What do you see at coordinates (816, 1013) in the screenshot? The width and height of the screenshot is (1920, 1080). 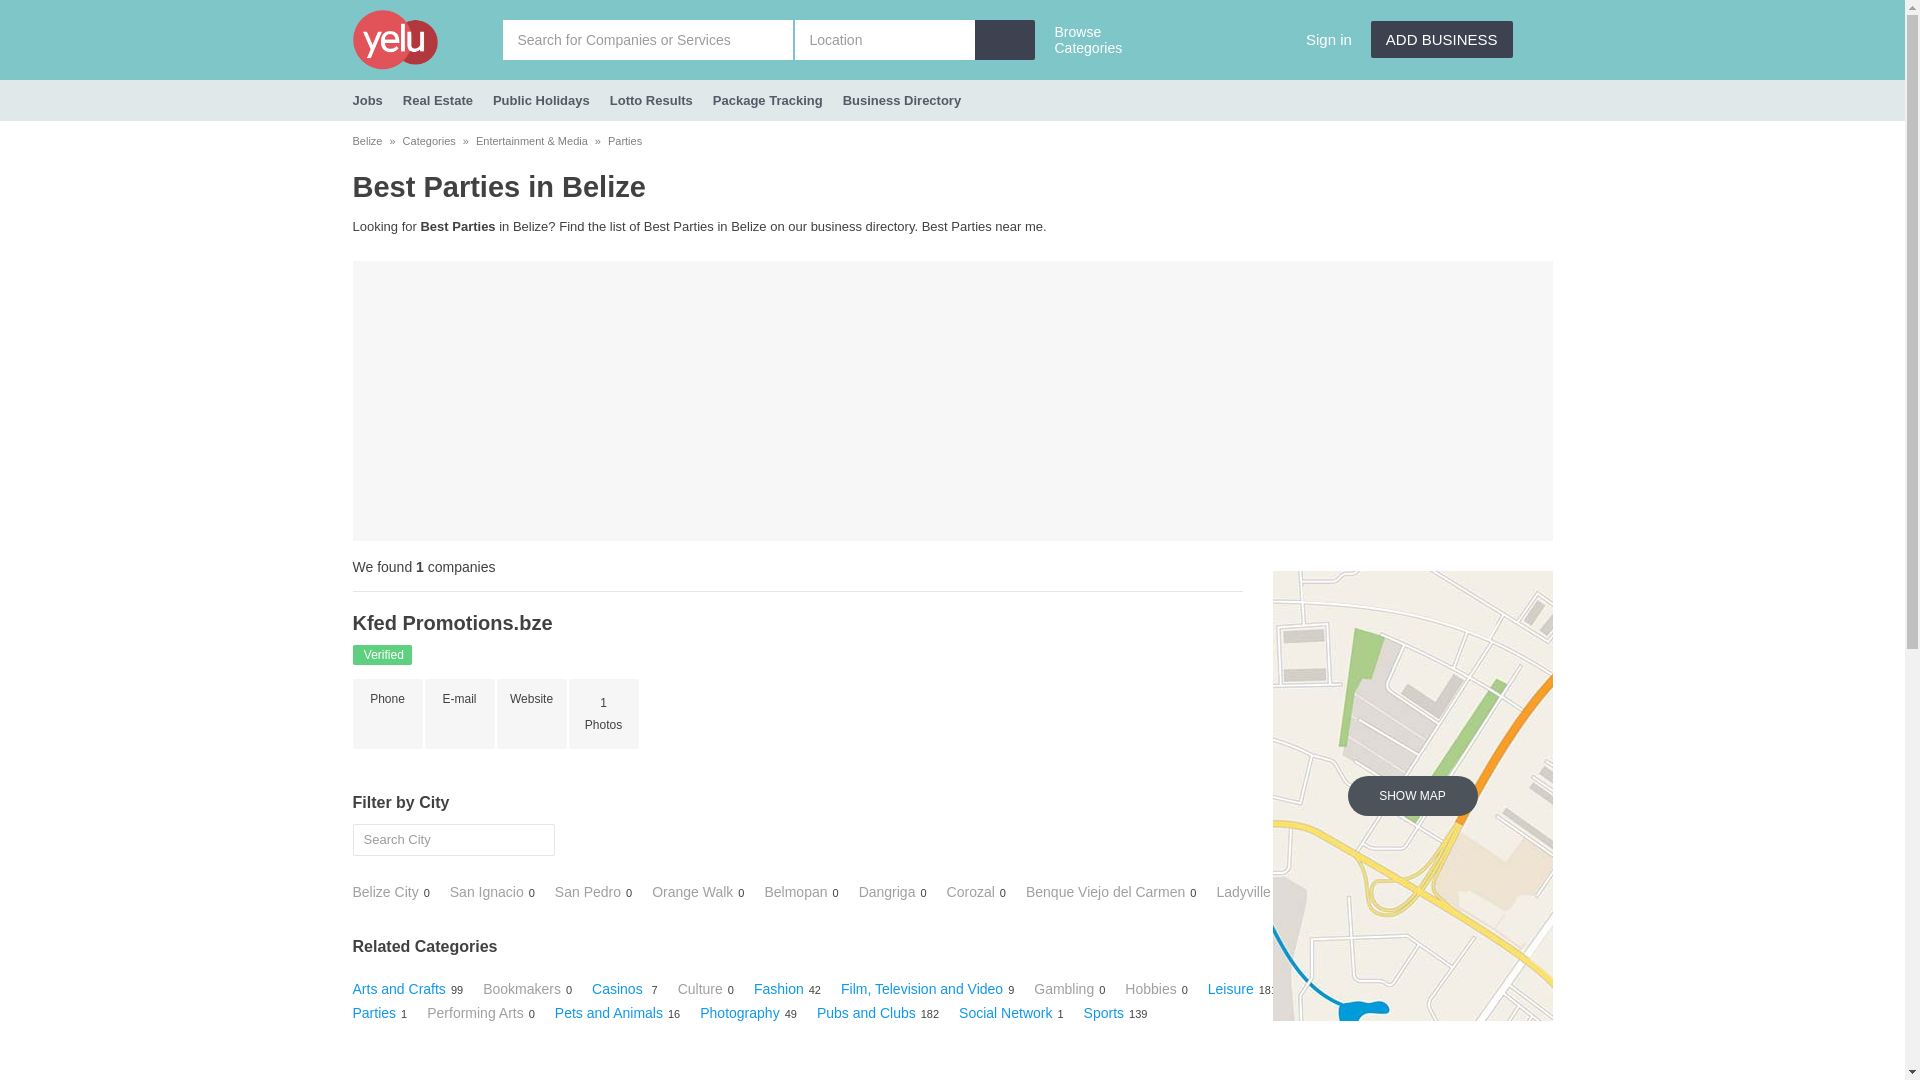 I see `'Pubs and Clubs'` at bounding box center [816, 1013].